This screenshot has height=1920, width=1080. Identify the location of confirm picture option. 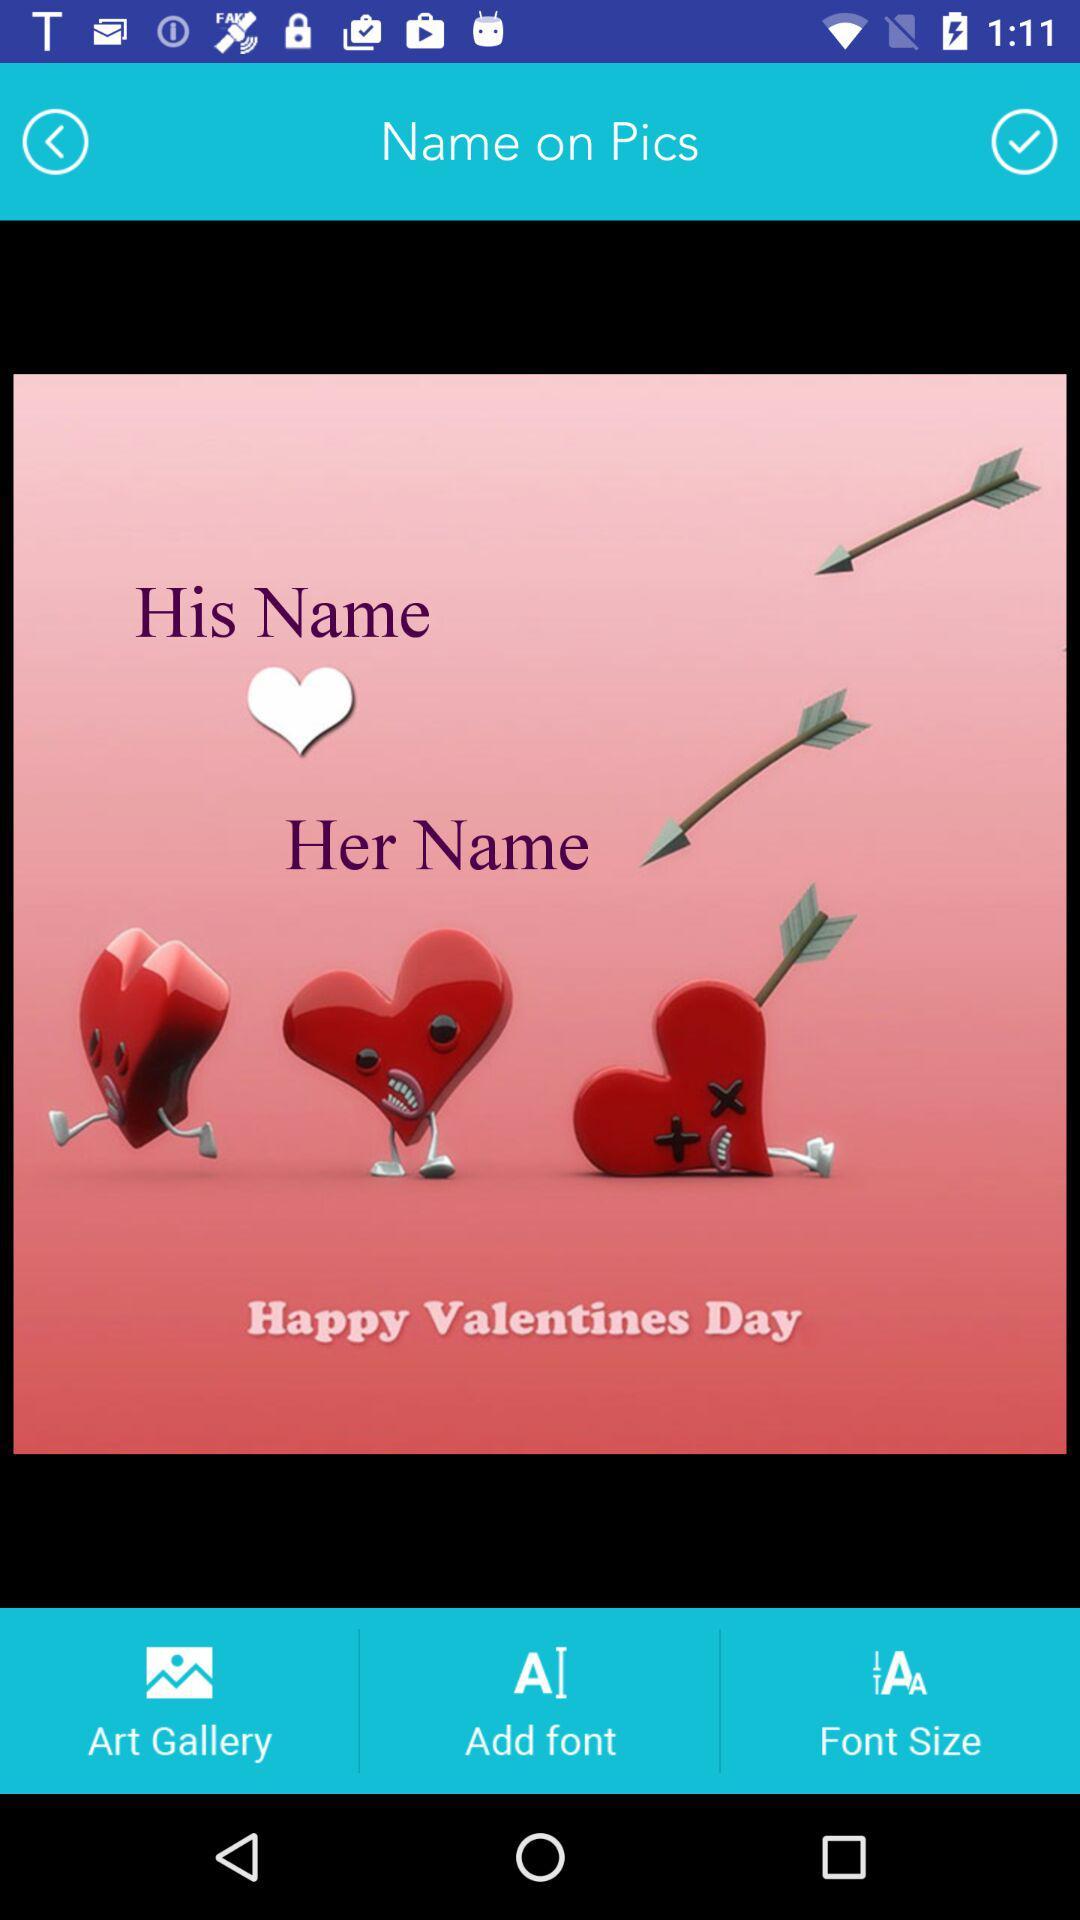
(1024, 140).